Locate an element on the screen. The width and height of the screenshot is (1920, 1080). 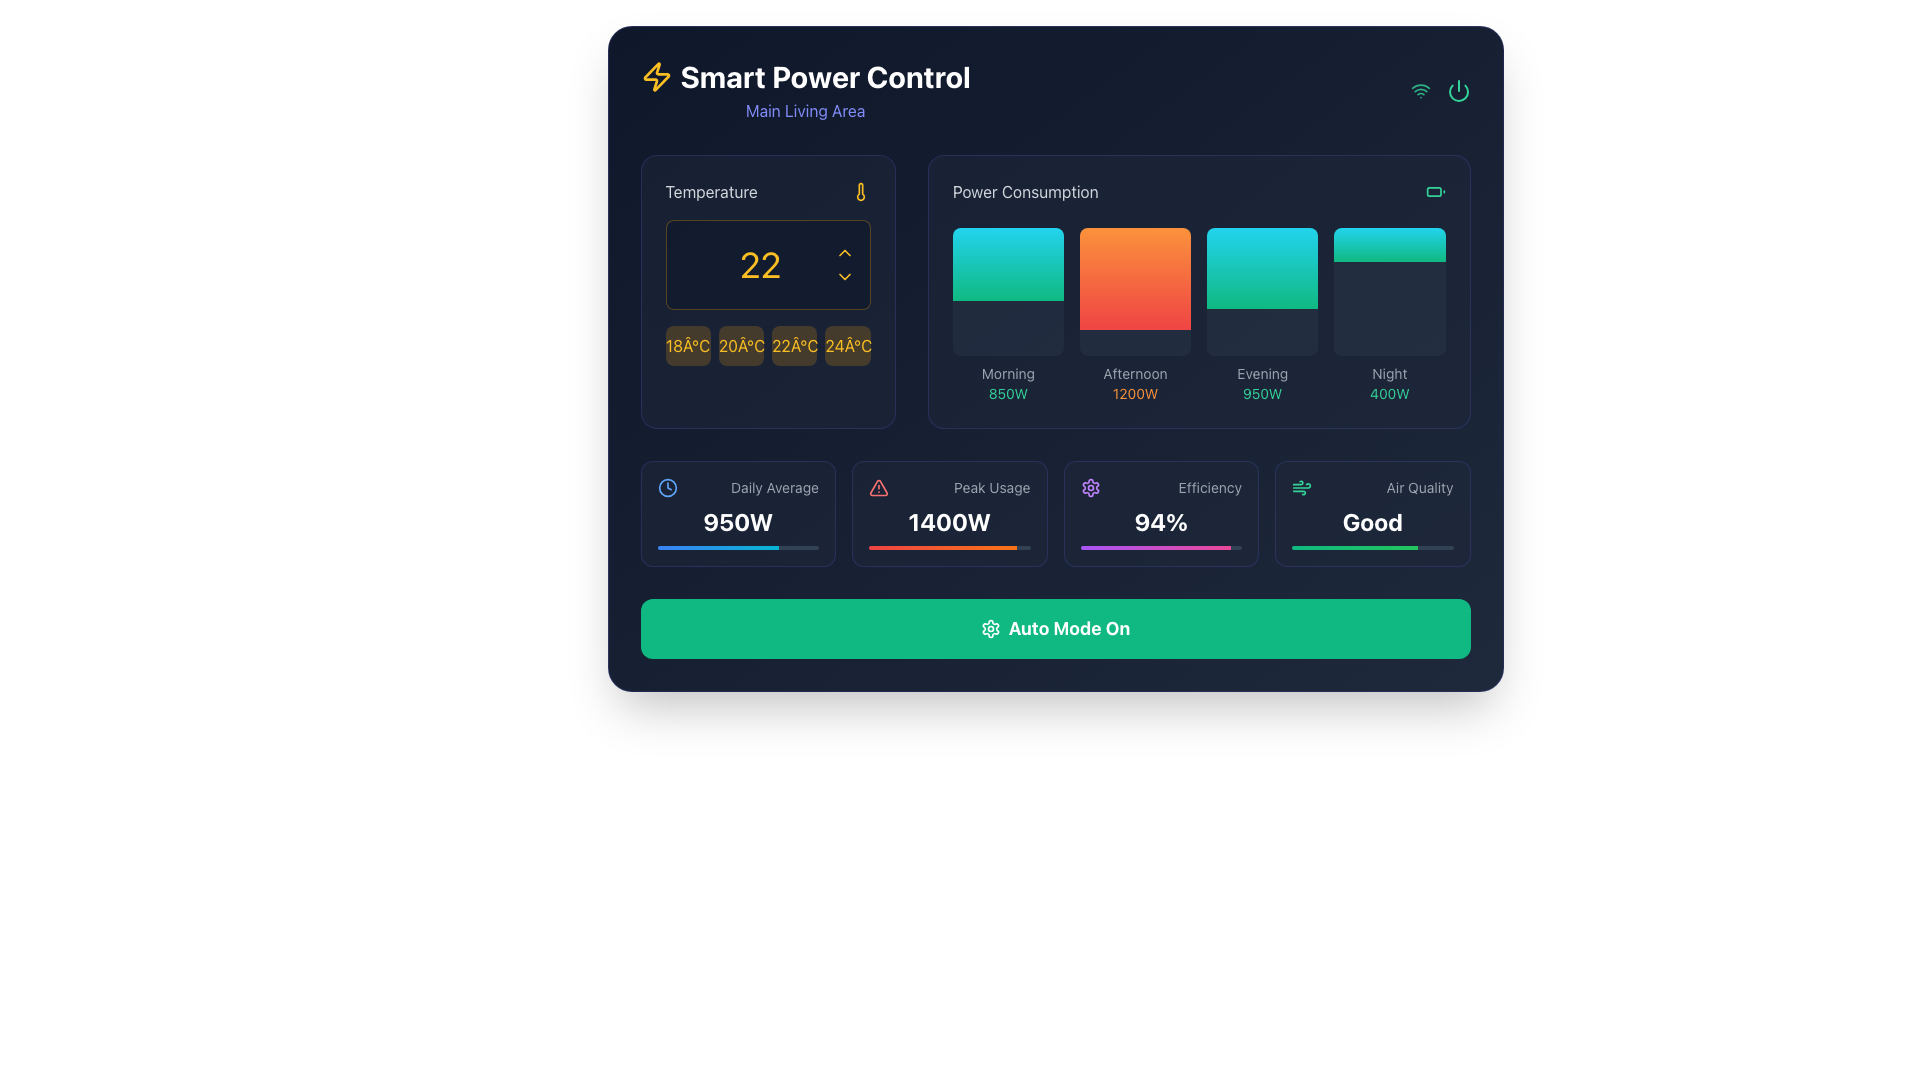
the Progress bar, which is a horizontal green-to-emerald gradient bar located at the bottom of the interface within a slim dark rounded rectangle is located at coordinates (1354, 547).